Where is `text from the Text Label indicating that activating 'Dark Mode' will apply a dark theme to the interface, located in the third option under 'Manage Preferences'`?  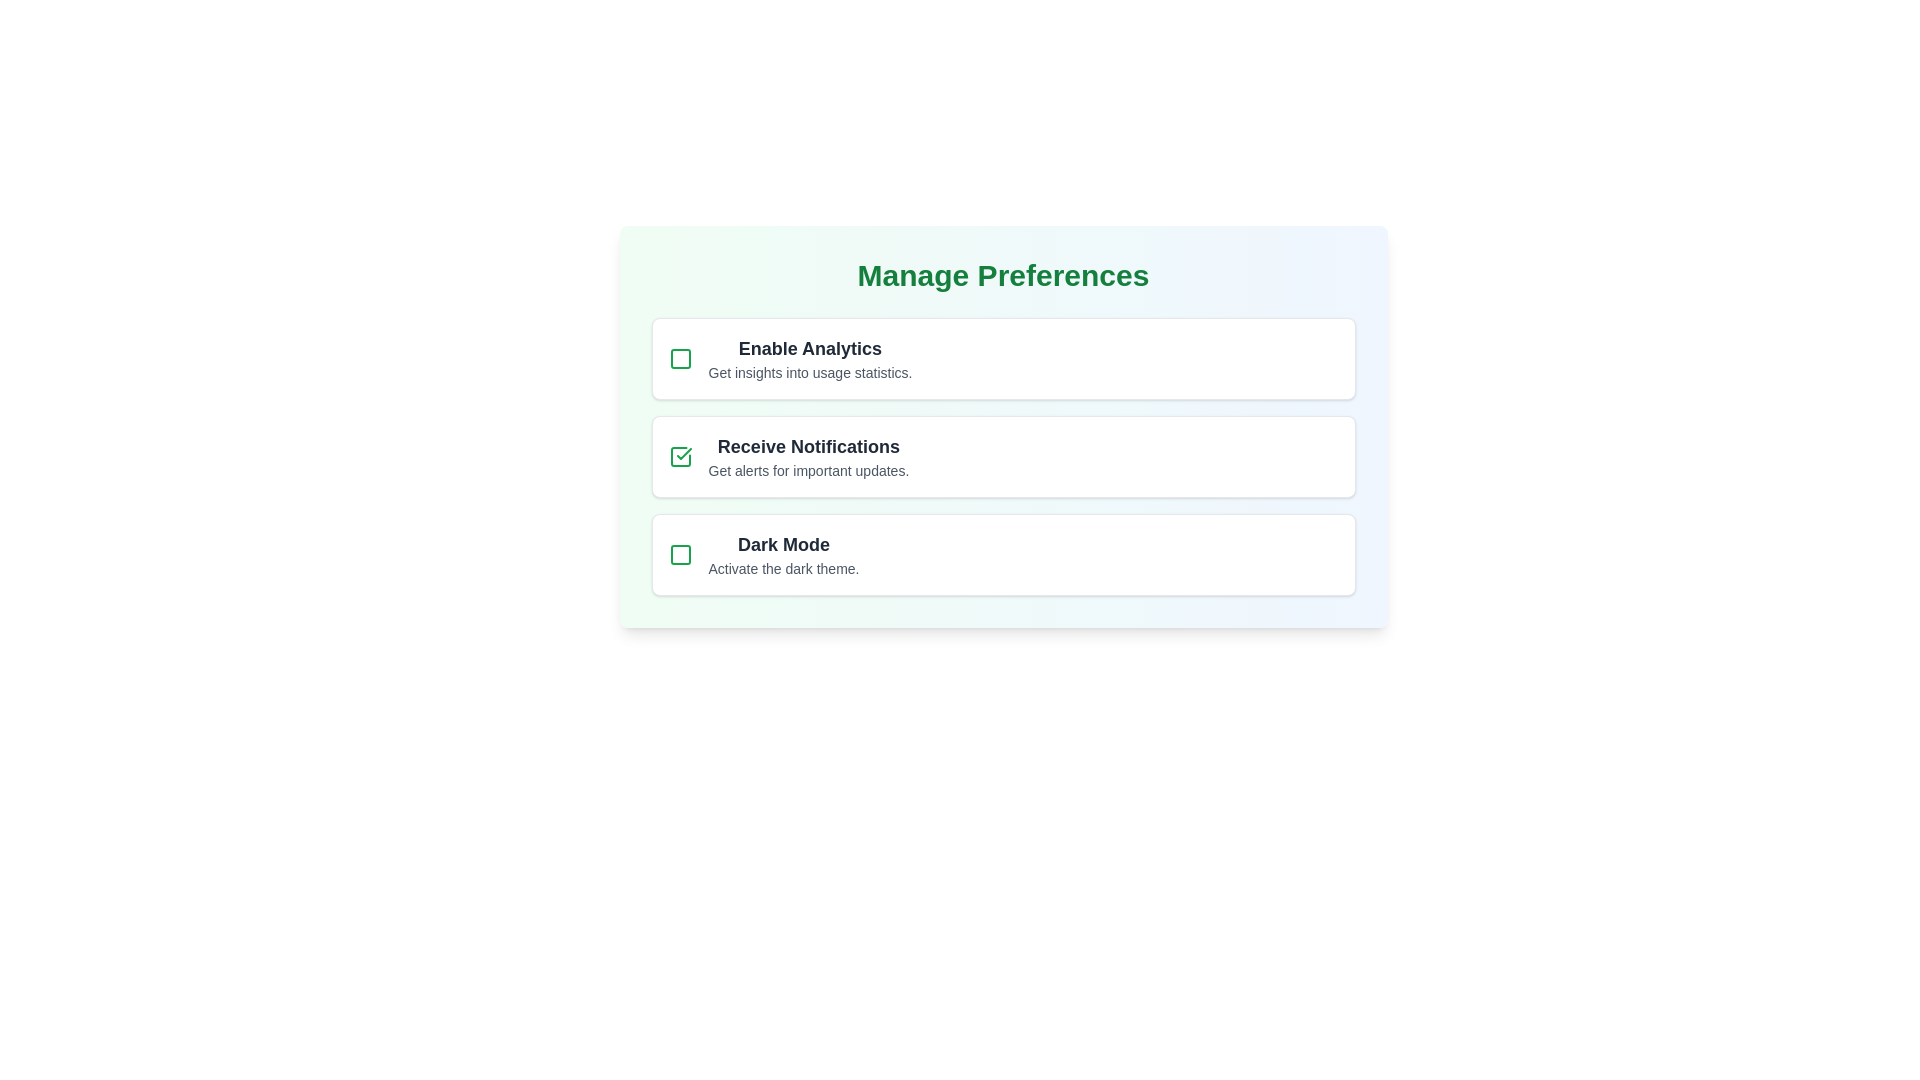
text from the Text Label indicating that activating 'Dark Mode' will apply a dark theme to the interface, located in the third option under 'Manage Preferences' is located at coordinates (782, 555).